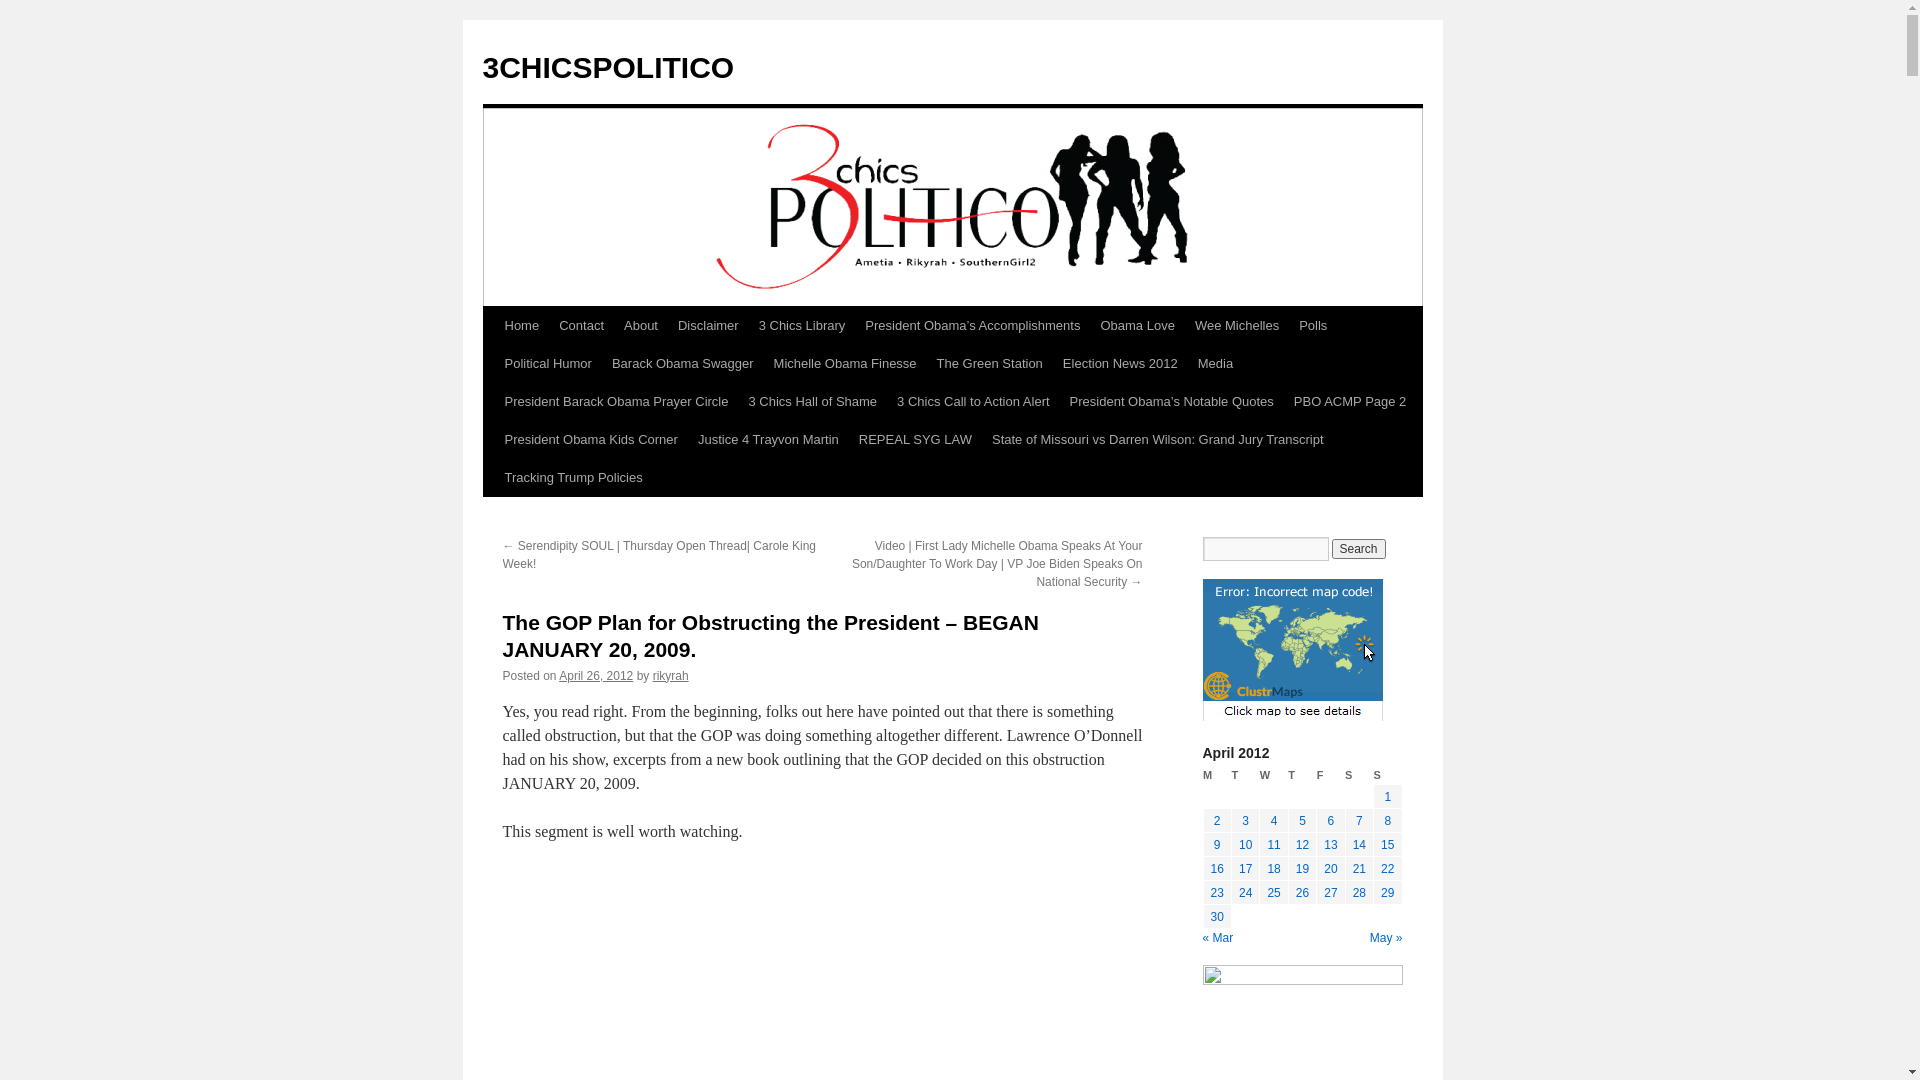 This screenshot has width=1920, height=1080. What do you see at coordinates (607, 66) in the screenshot?
I see `'3CHICSPOLITICO'` at bounding box center [607, 66].